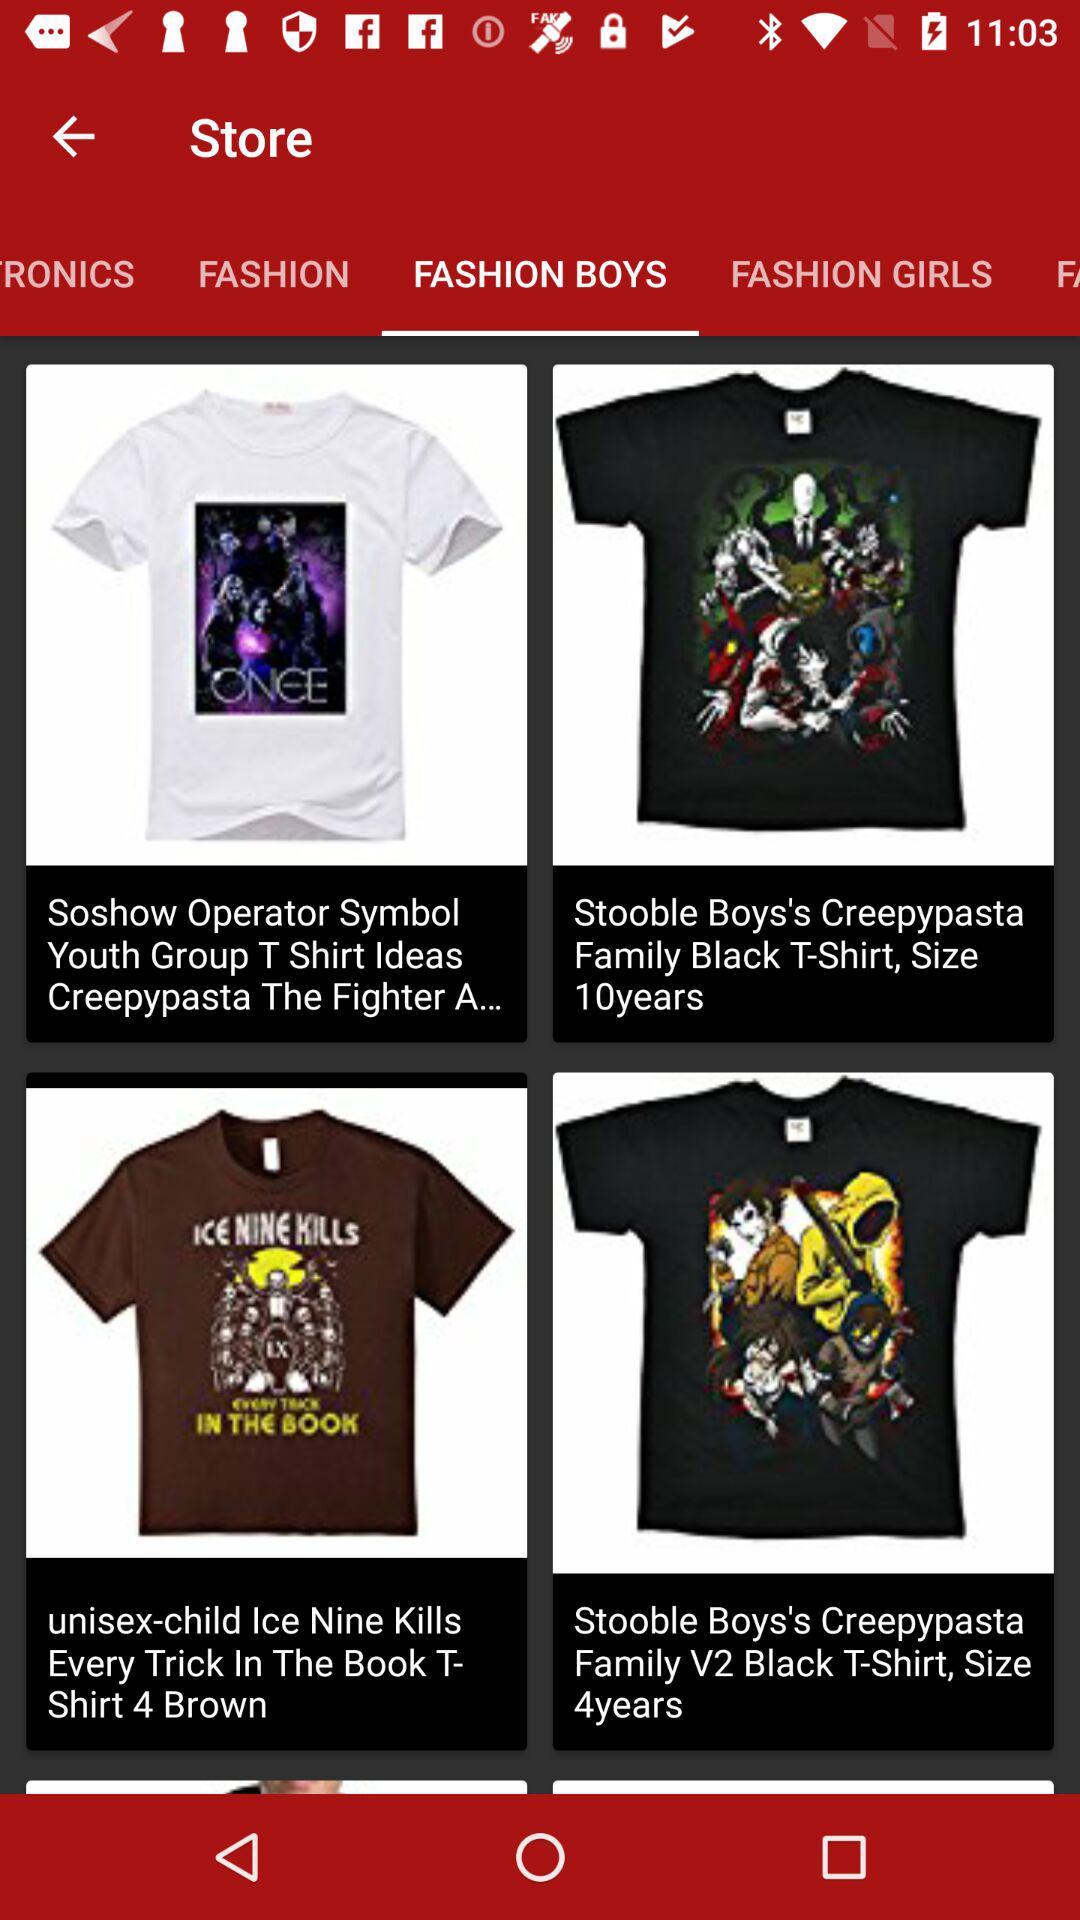 This screenshot has width=1080, height=1920. I want to click on item above the electronics icon, so click(72, 135).